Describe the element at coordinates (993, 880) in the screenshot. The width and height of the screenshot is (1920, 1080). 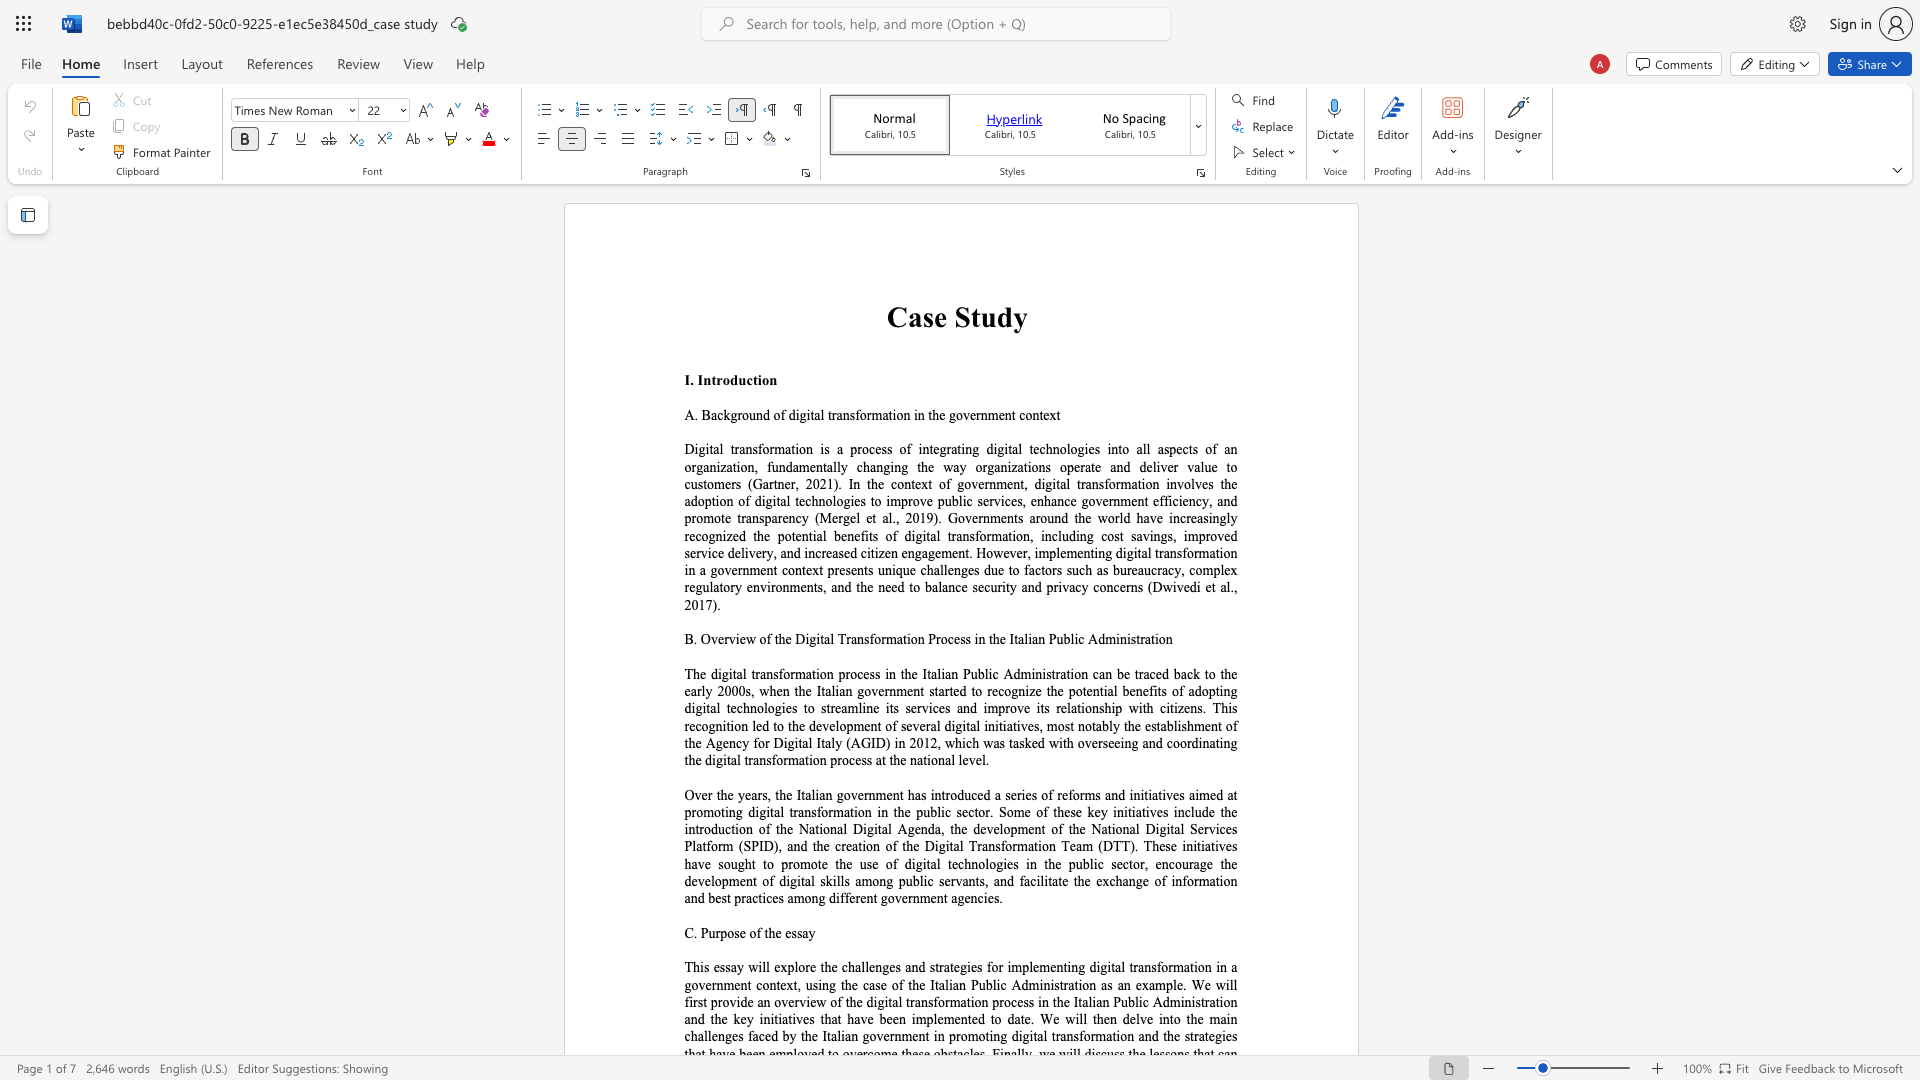
I see `the subset text "and" within the text "ublic servants, and"` at that location.